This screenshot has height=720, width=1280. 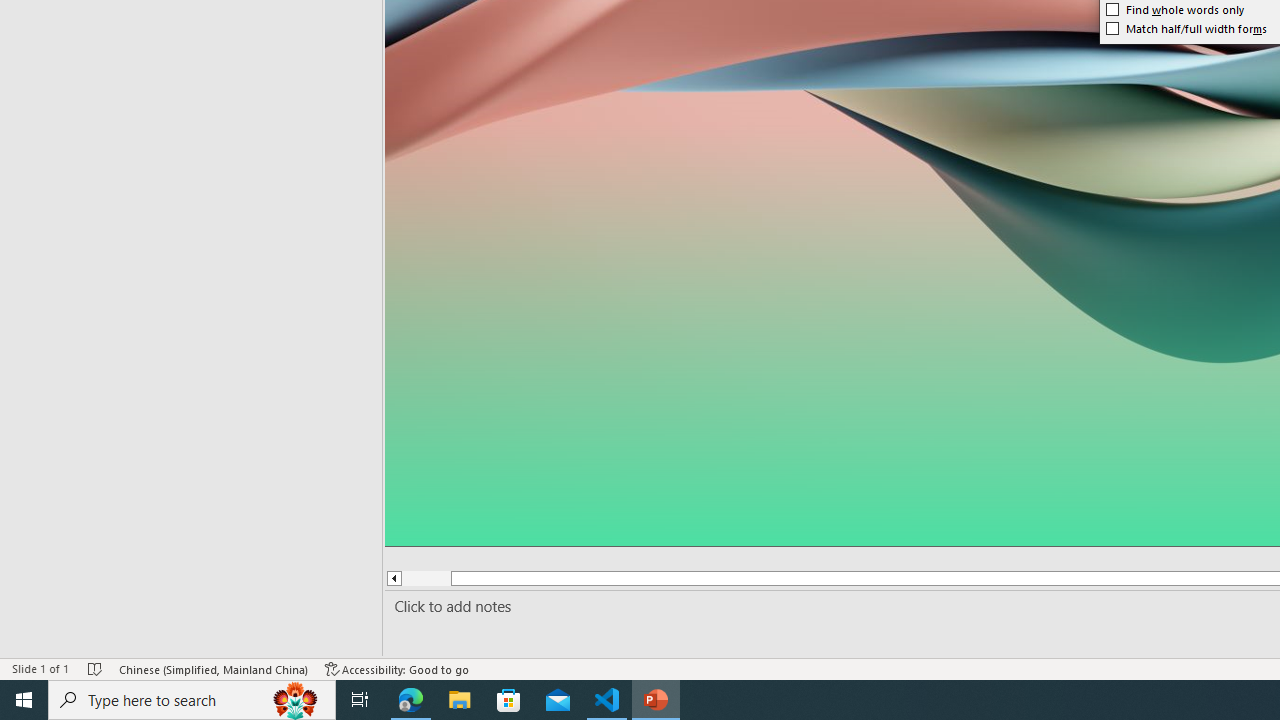 What do you see at coordinates (425, 578) in the screenshot?
I see `'Page up'` at bounding box center [425, 578].